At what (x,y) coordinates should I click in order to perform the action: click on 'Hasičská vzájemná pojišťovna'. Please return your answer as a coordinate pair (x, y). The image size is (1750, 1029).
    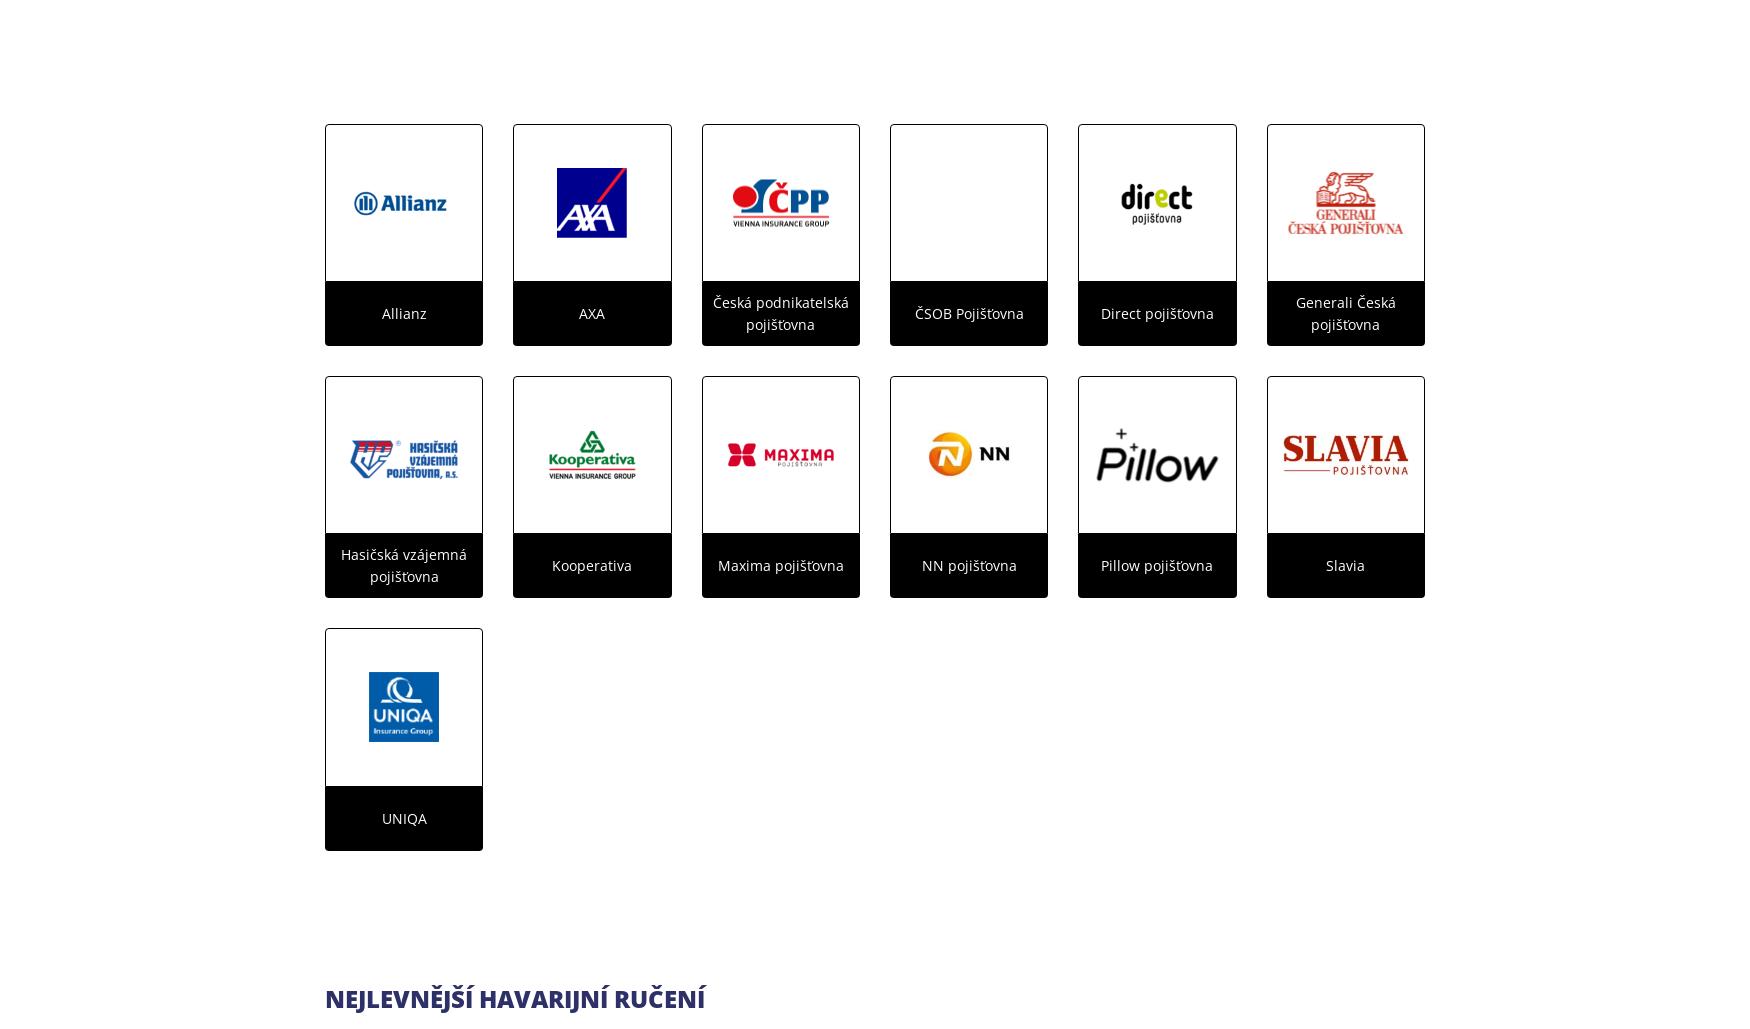
    Looking at the image, I should click on (403, 564).